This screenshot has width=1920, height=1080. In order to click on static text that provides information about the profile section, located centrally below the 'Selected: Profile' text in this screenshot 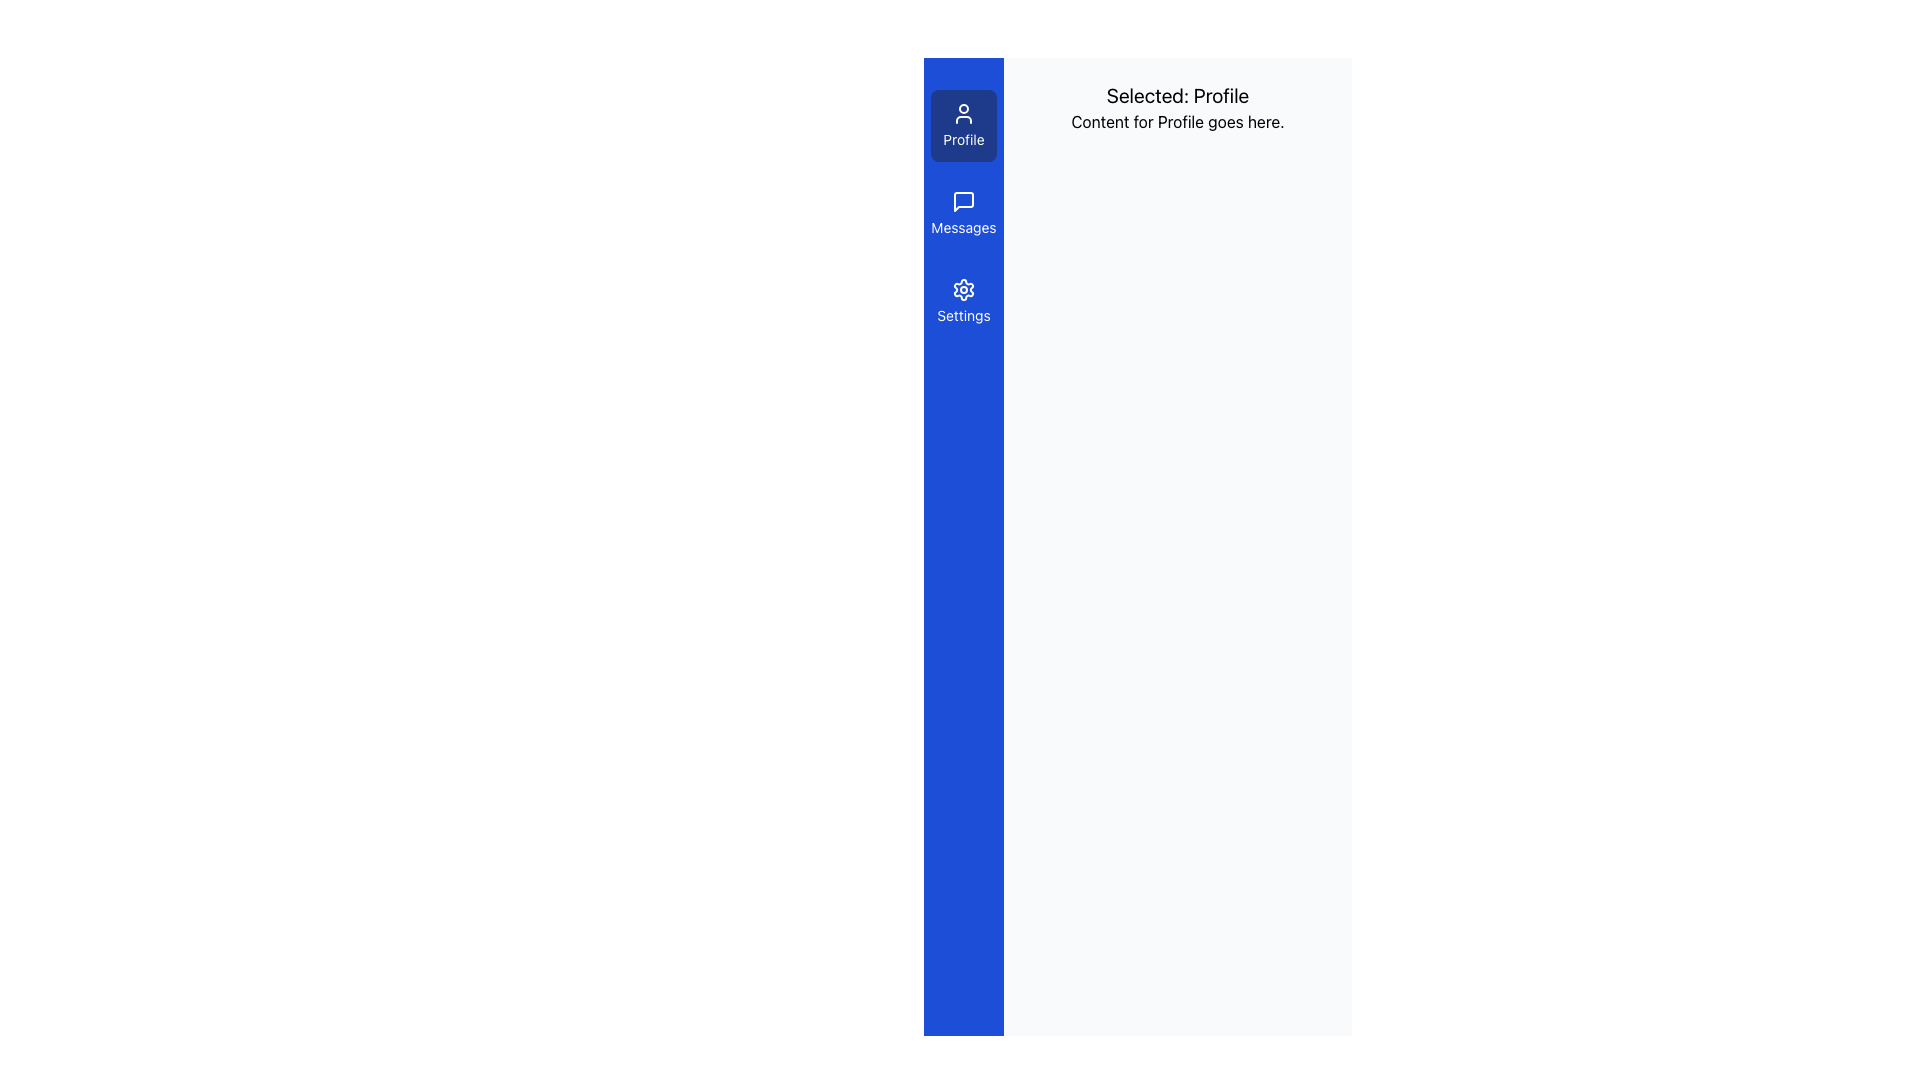, I will do `click(1177, 122)`.